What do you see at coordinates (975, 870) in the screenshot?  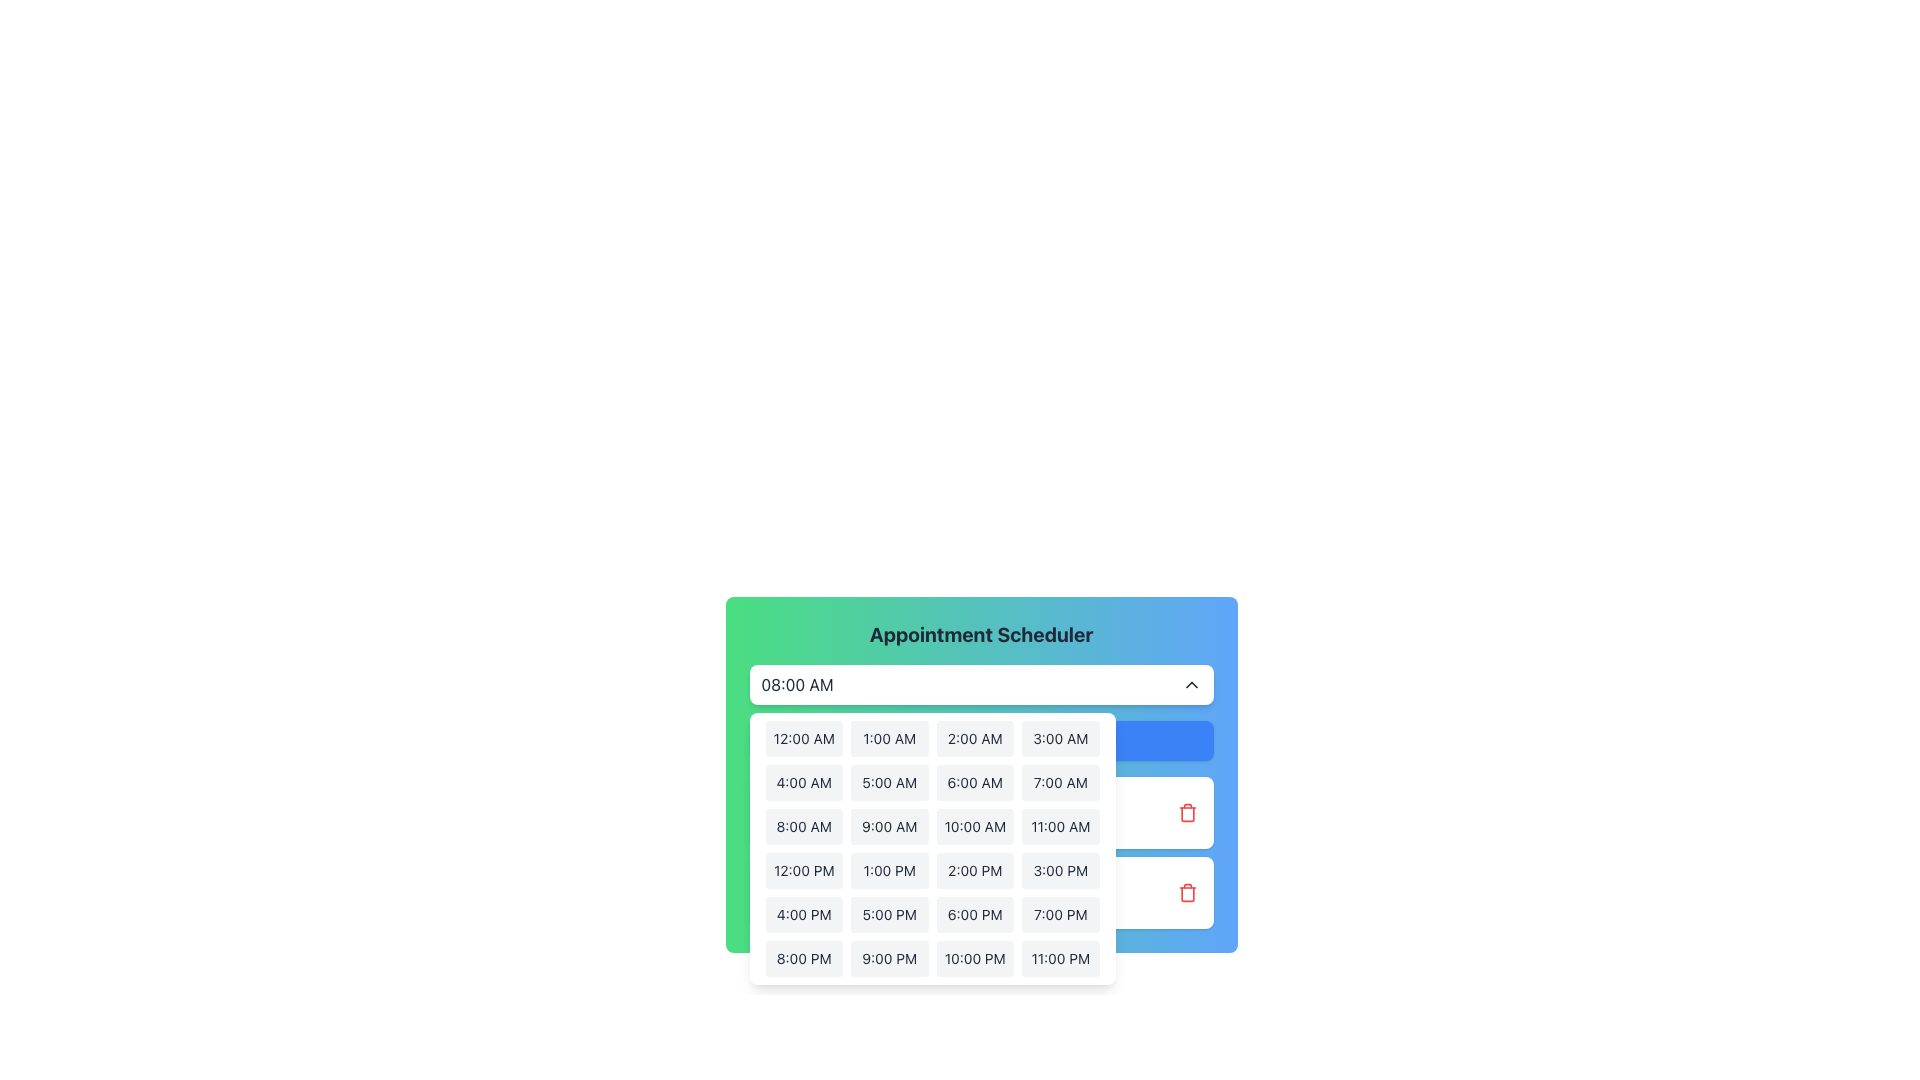 I see `the rectangular button labeled '2:00 PM' with a light gray background in the appointment scheduler's grid layout` at bounding box center [975, 870].